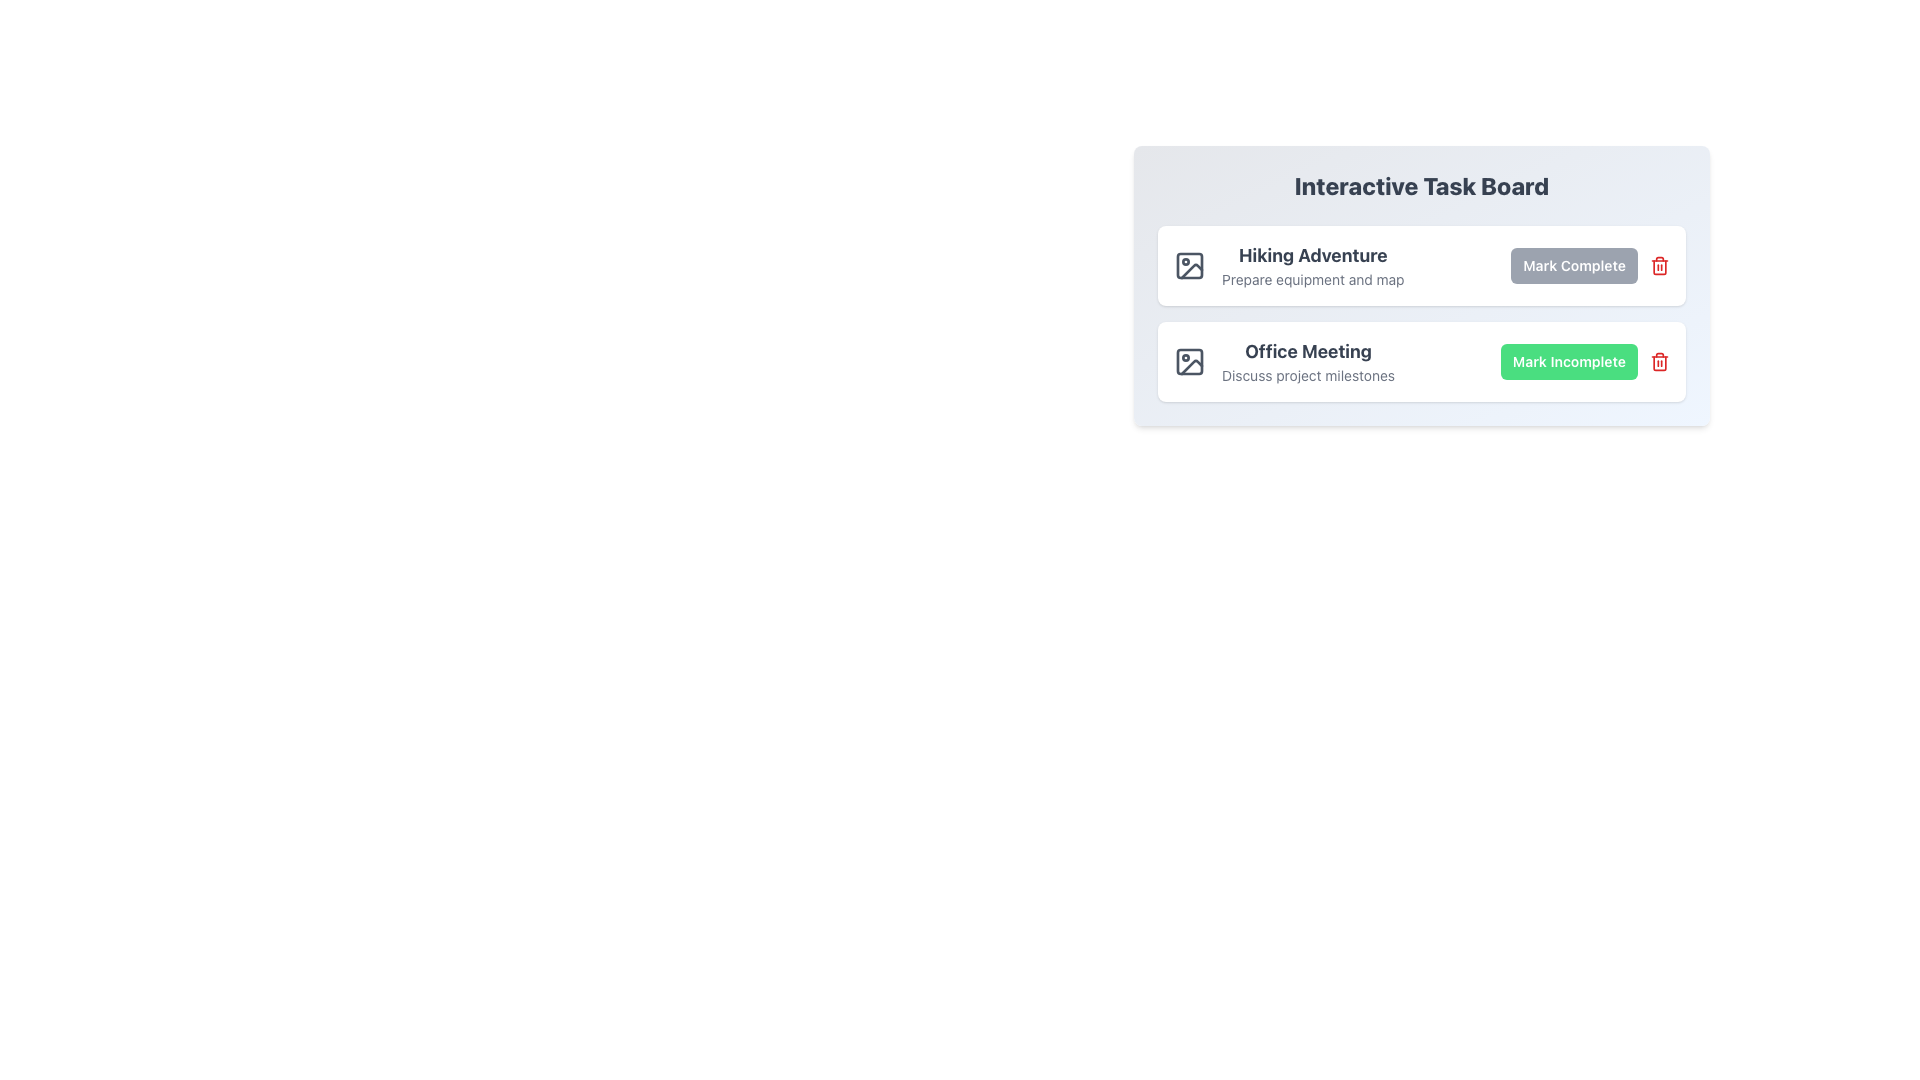 The image size is (1920, 1080). What do you see at coordinates (1190, 362) in the screenshot?
I see `the Image icon (SVG) representing the task titled 'Office Meeting', located to the left of the task text components` at bounding box center [1190, 362].